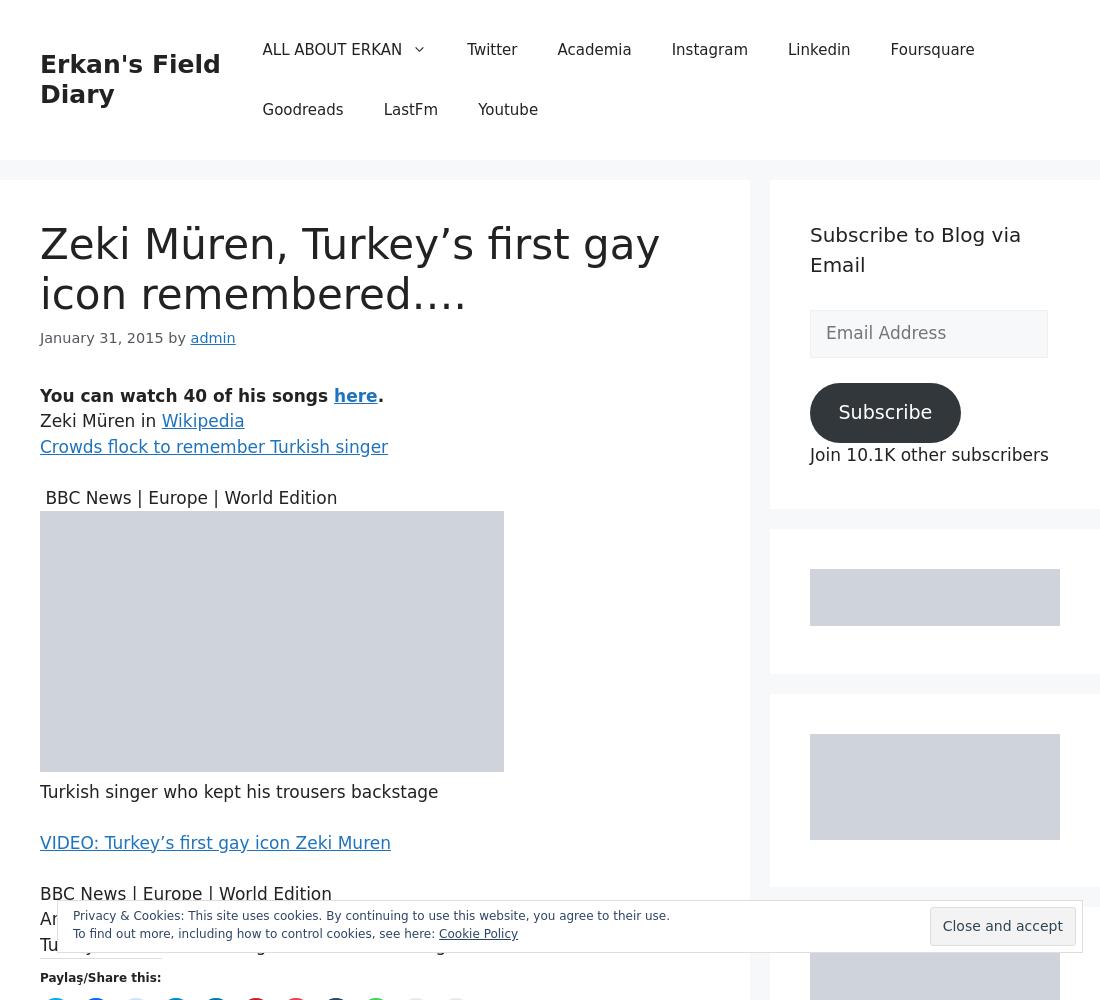 Image resolution: width=1100 pixels, height=1000 pixels. I want to click on 'LastFm', so click(383, 109).